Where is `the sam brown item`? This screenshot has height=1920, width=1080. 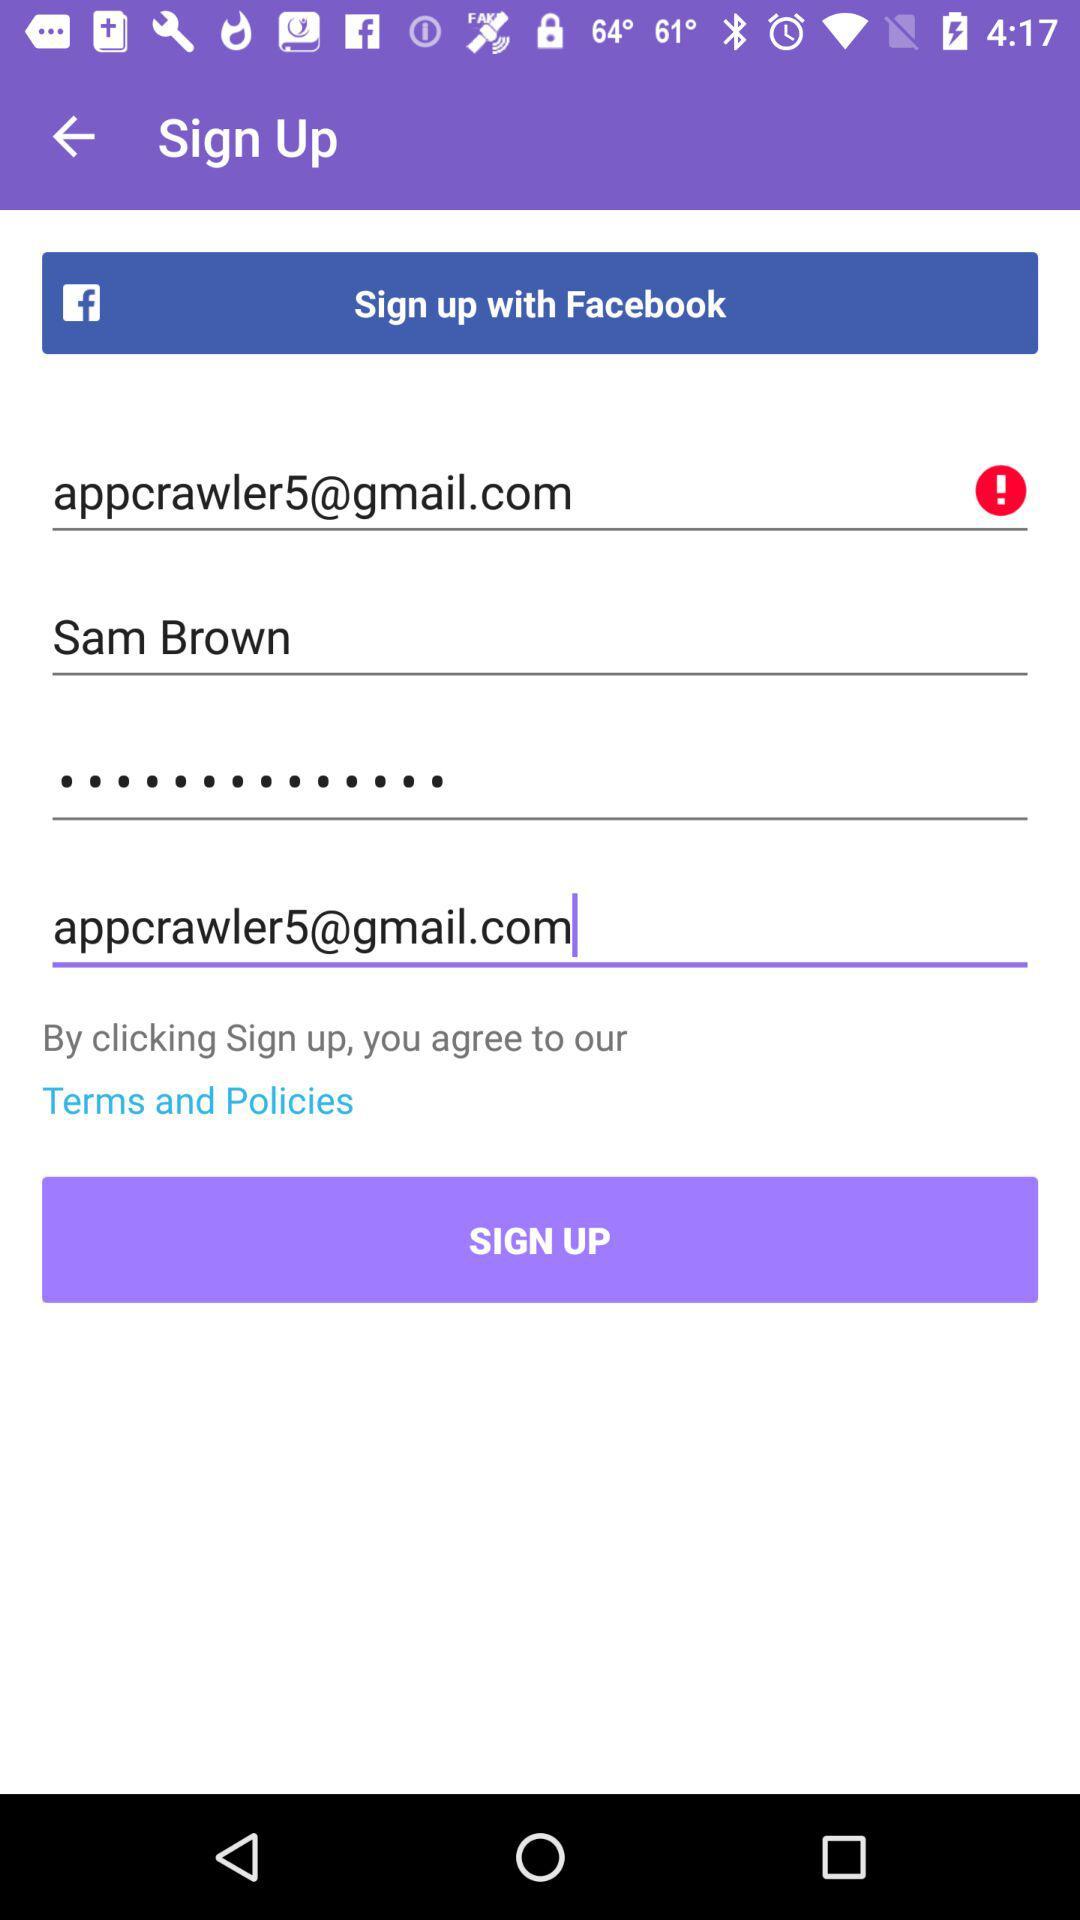 the sam brown item is located at coordinates (540, 635).